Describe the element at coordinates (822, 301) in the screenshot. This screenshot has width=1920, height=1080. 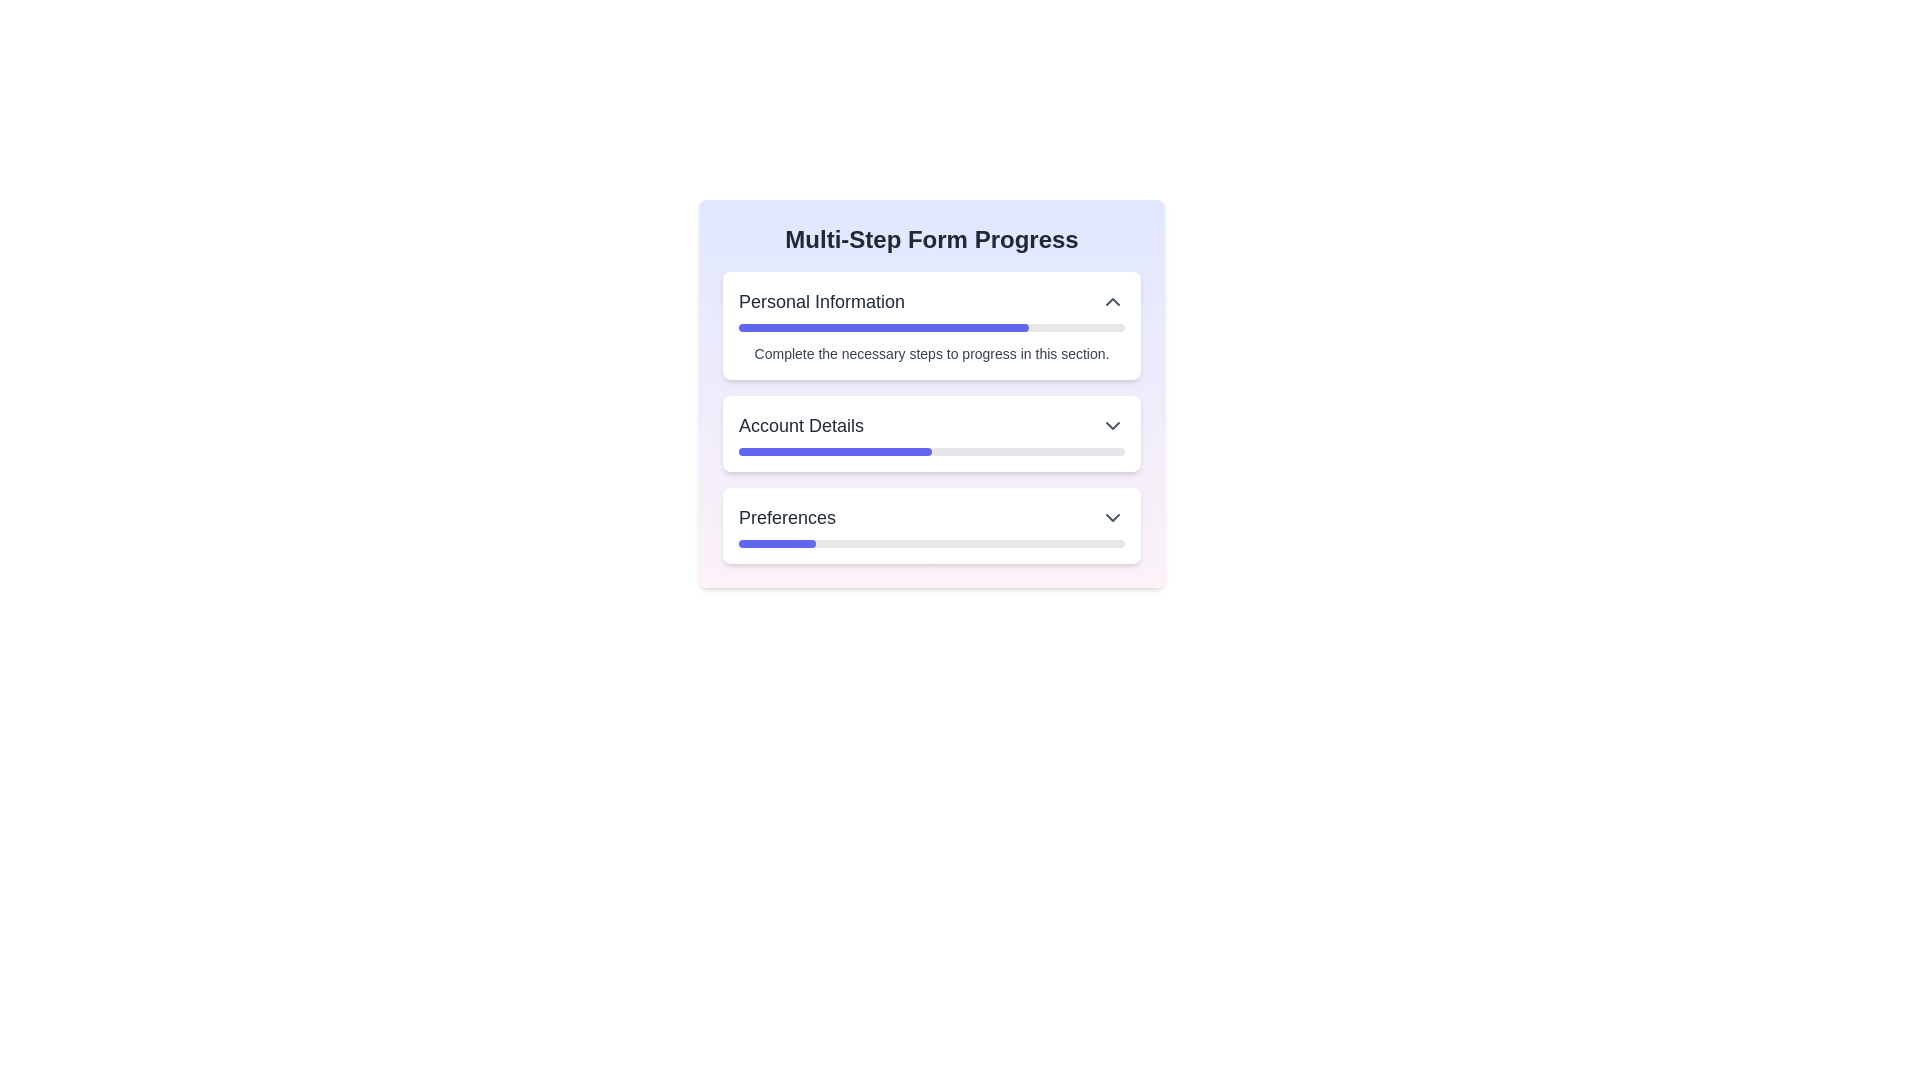
I see `the 'Personal Information' static text label, which is prominently positioned at the top of its section card in a large, bold, dark gray font` at that location.